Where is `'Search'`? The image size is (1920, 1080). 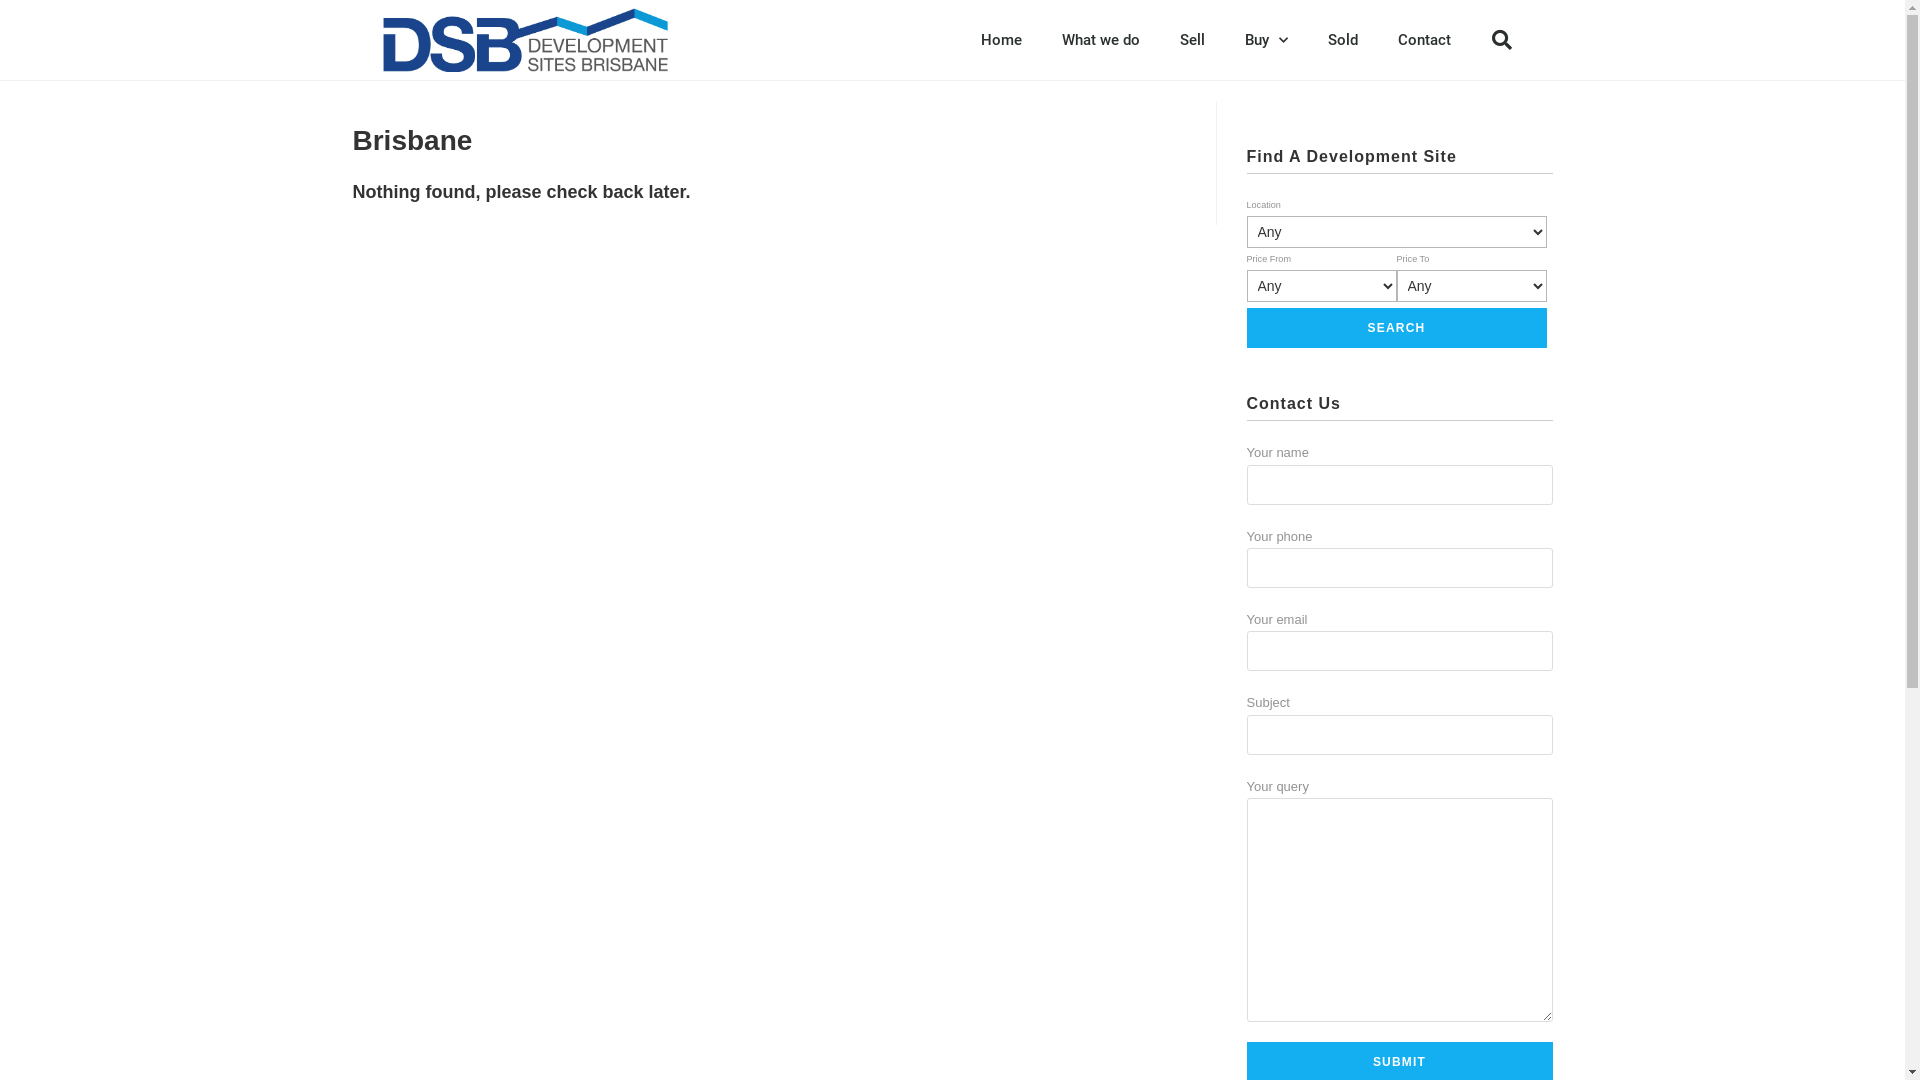 'Search' is located at coordinates (1395, 326).